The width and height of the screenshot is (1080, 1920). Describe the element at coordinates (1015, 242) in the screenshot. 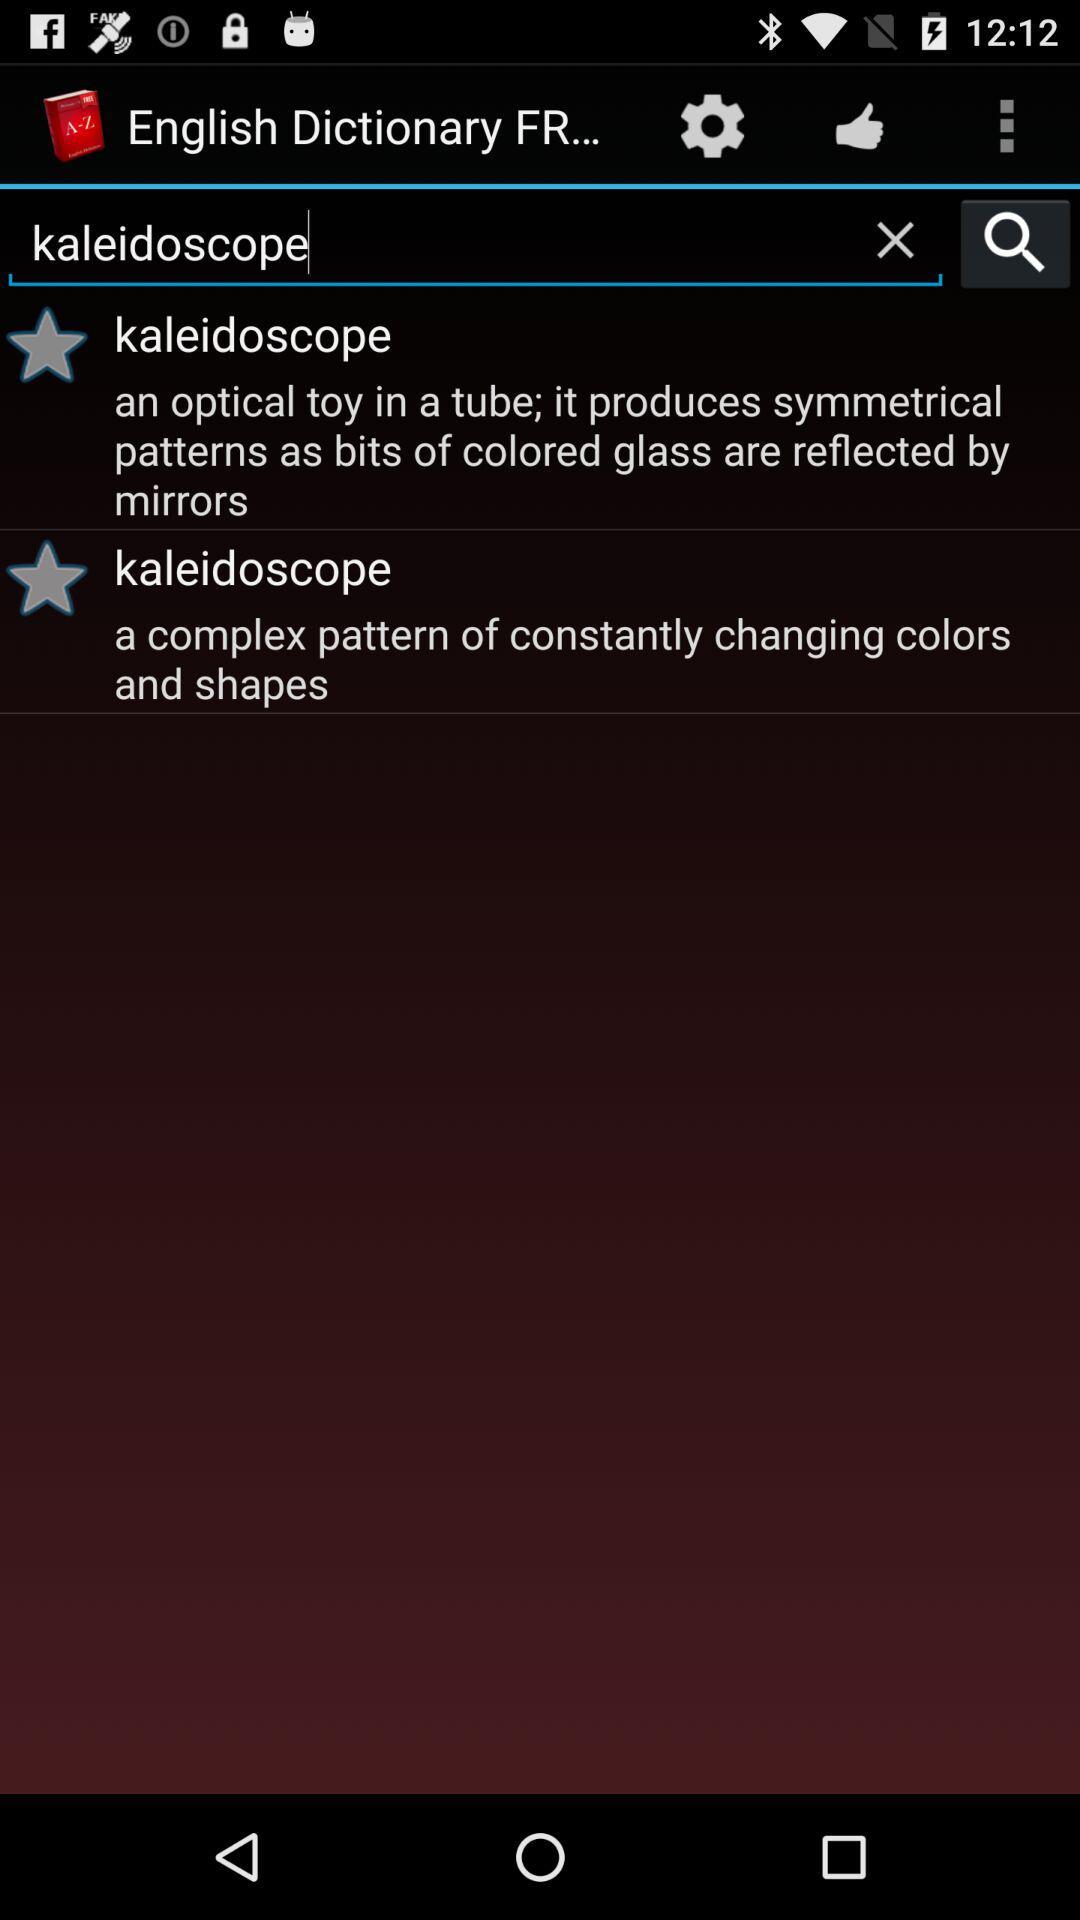

I see `the item next to kaleidoscope icon` at that location.